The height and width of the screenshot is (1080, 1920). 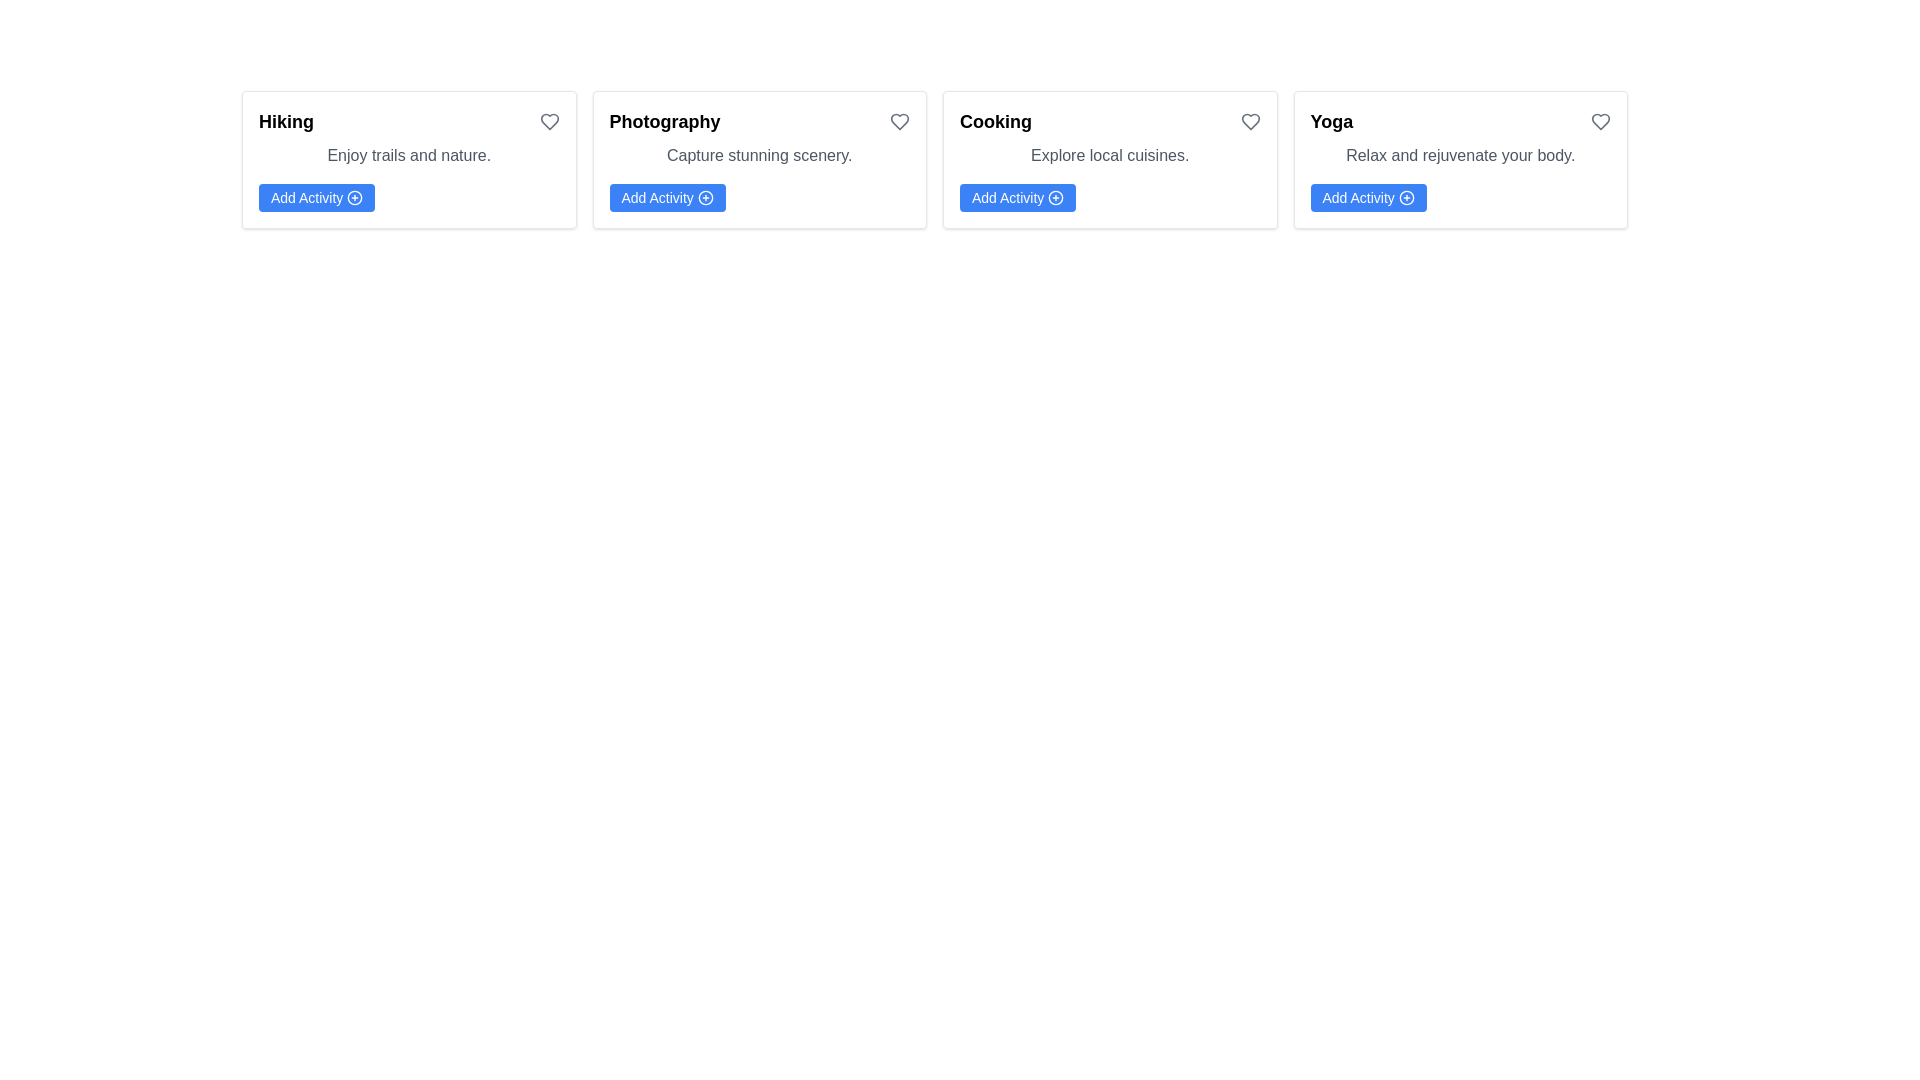 I want to click on the button located directly below the text 'Relax and rejuvenate your body.' in the 'Yoga' activity card, so click(x=1367, y=197).